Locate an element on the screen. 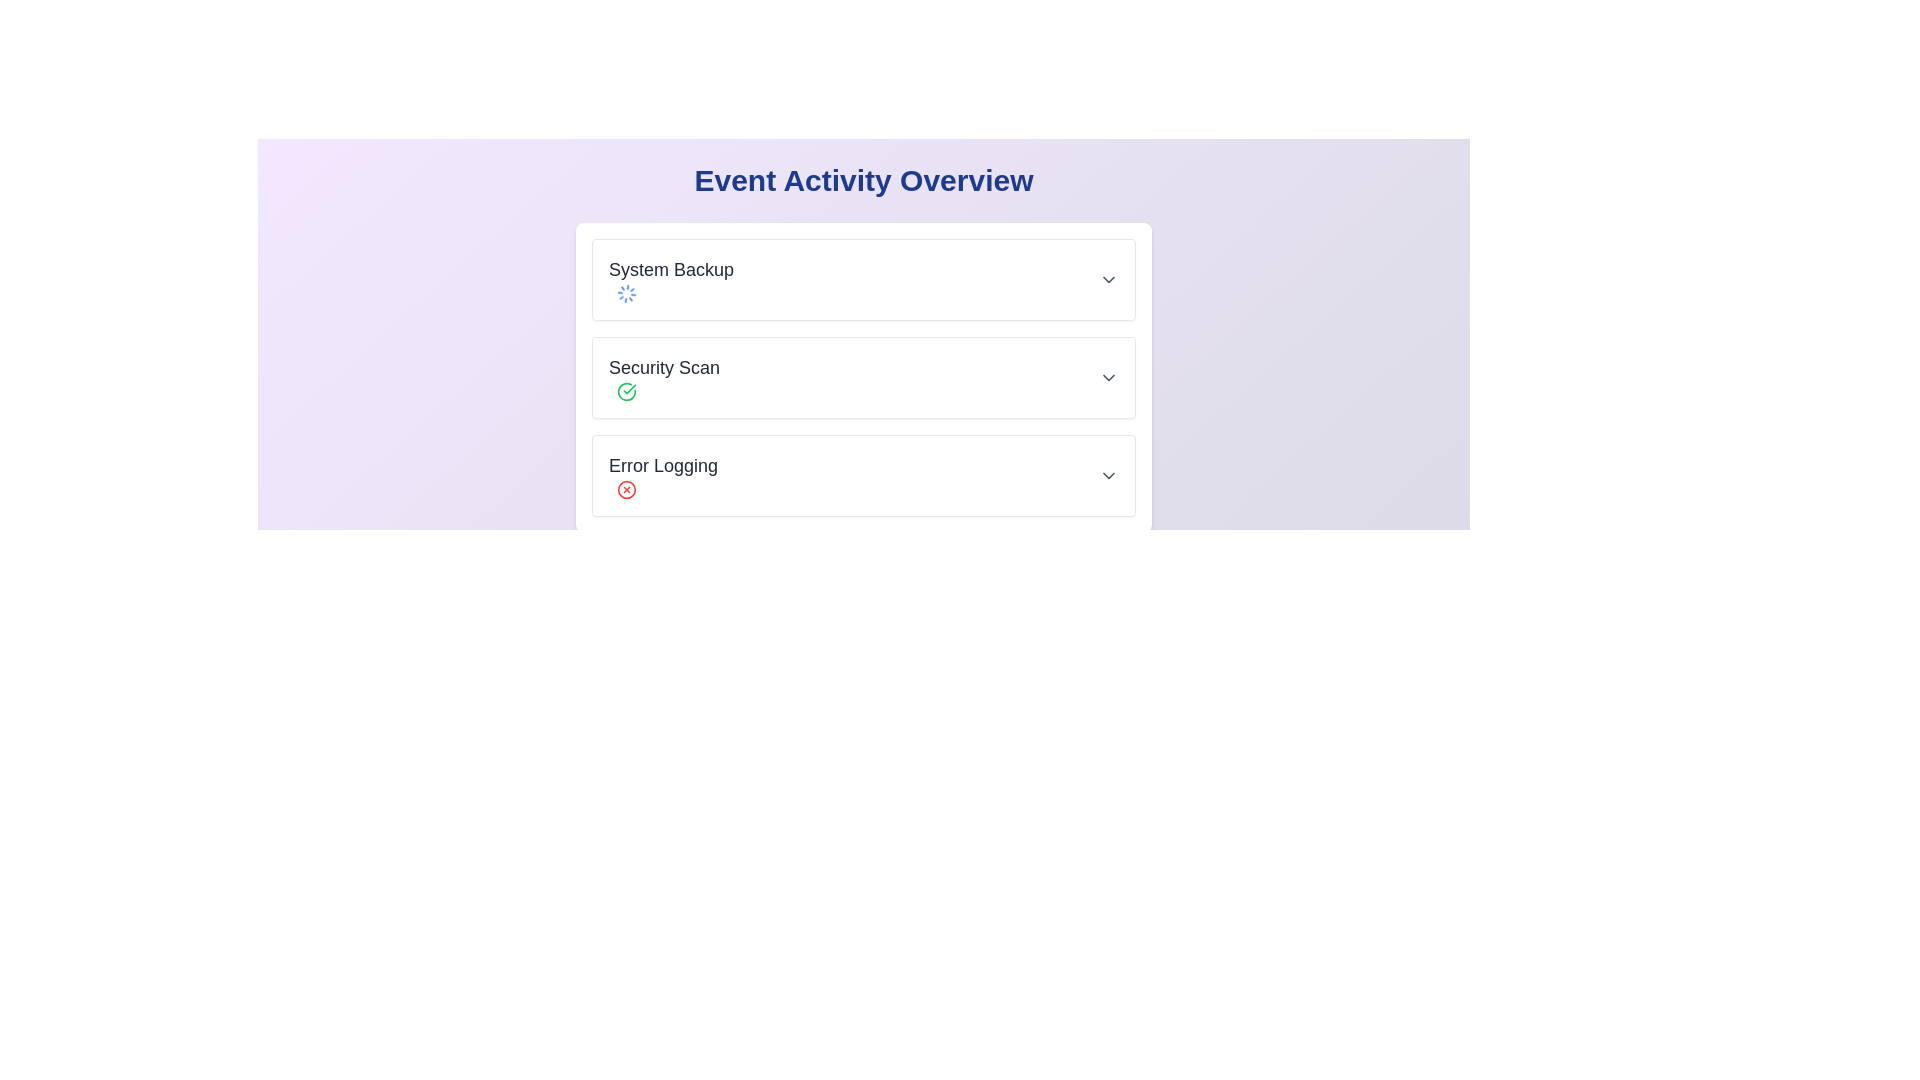 This screenshot has width=1920, height=1080. the 'Error Logging' label with a red circular icon containing a white 'X', which is the third item in the 'Event Activity Overview' section is located at coordinates (663, 475).